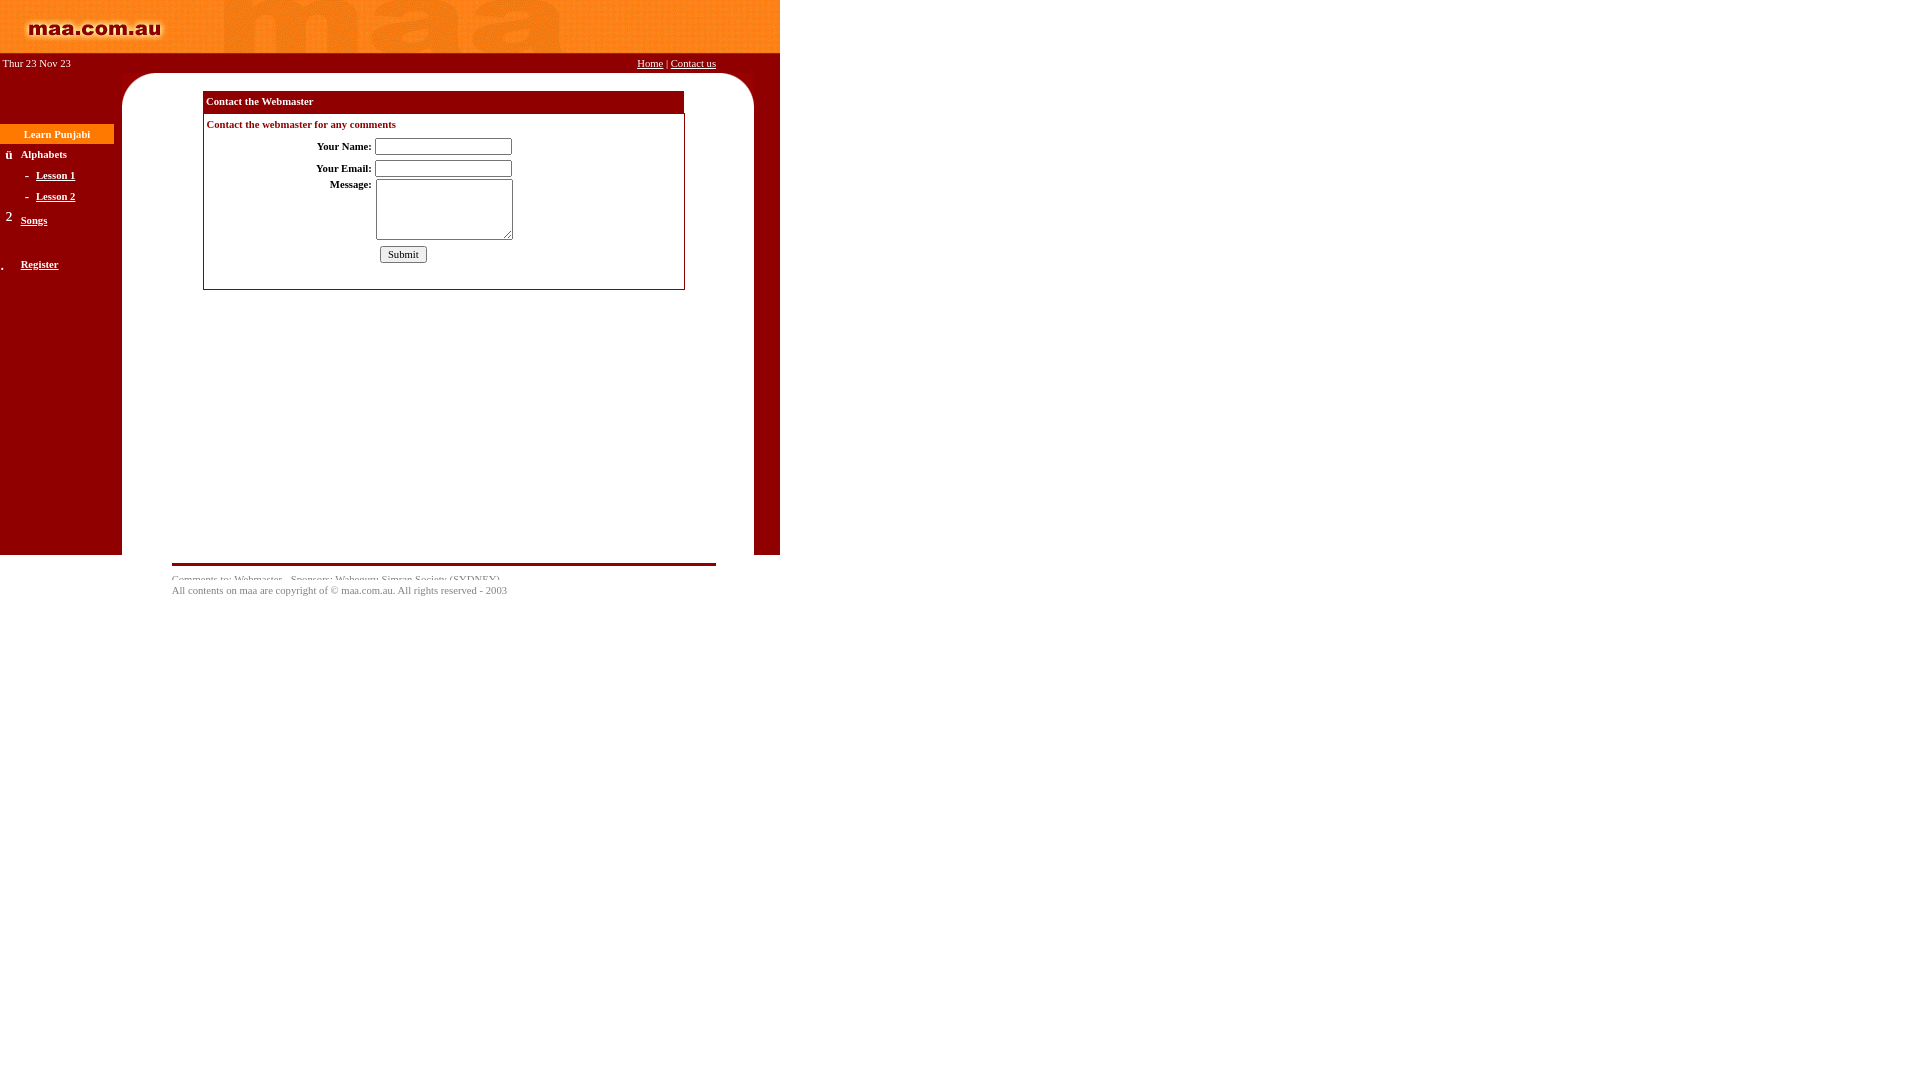 The width and height of the screenshot is (1920, 1080). Describe the element at coordinates (649, 62) in the screenshot. I see `'Home'` at that location.